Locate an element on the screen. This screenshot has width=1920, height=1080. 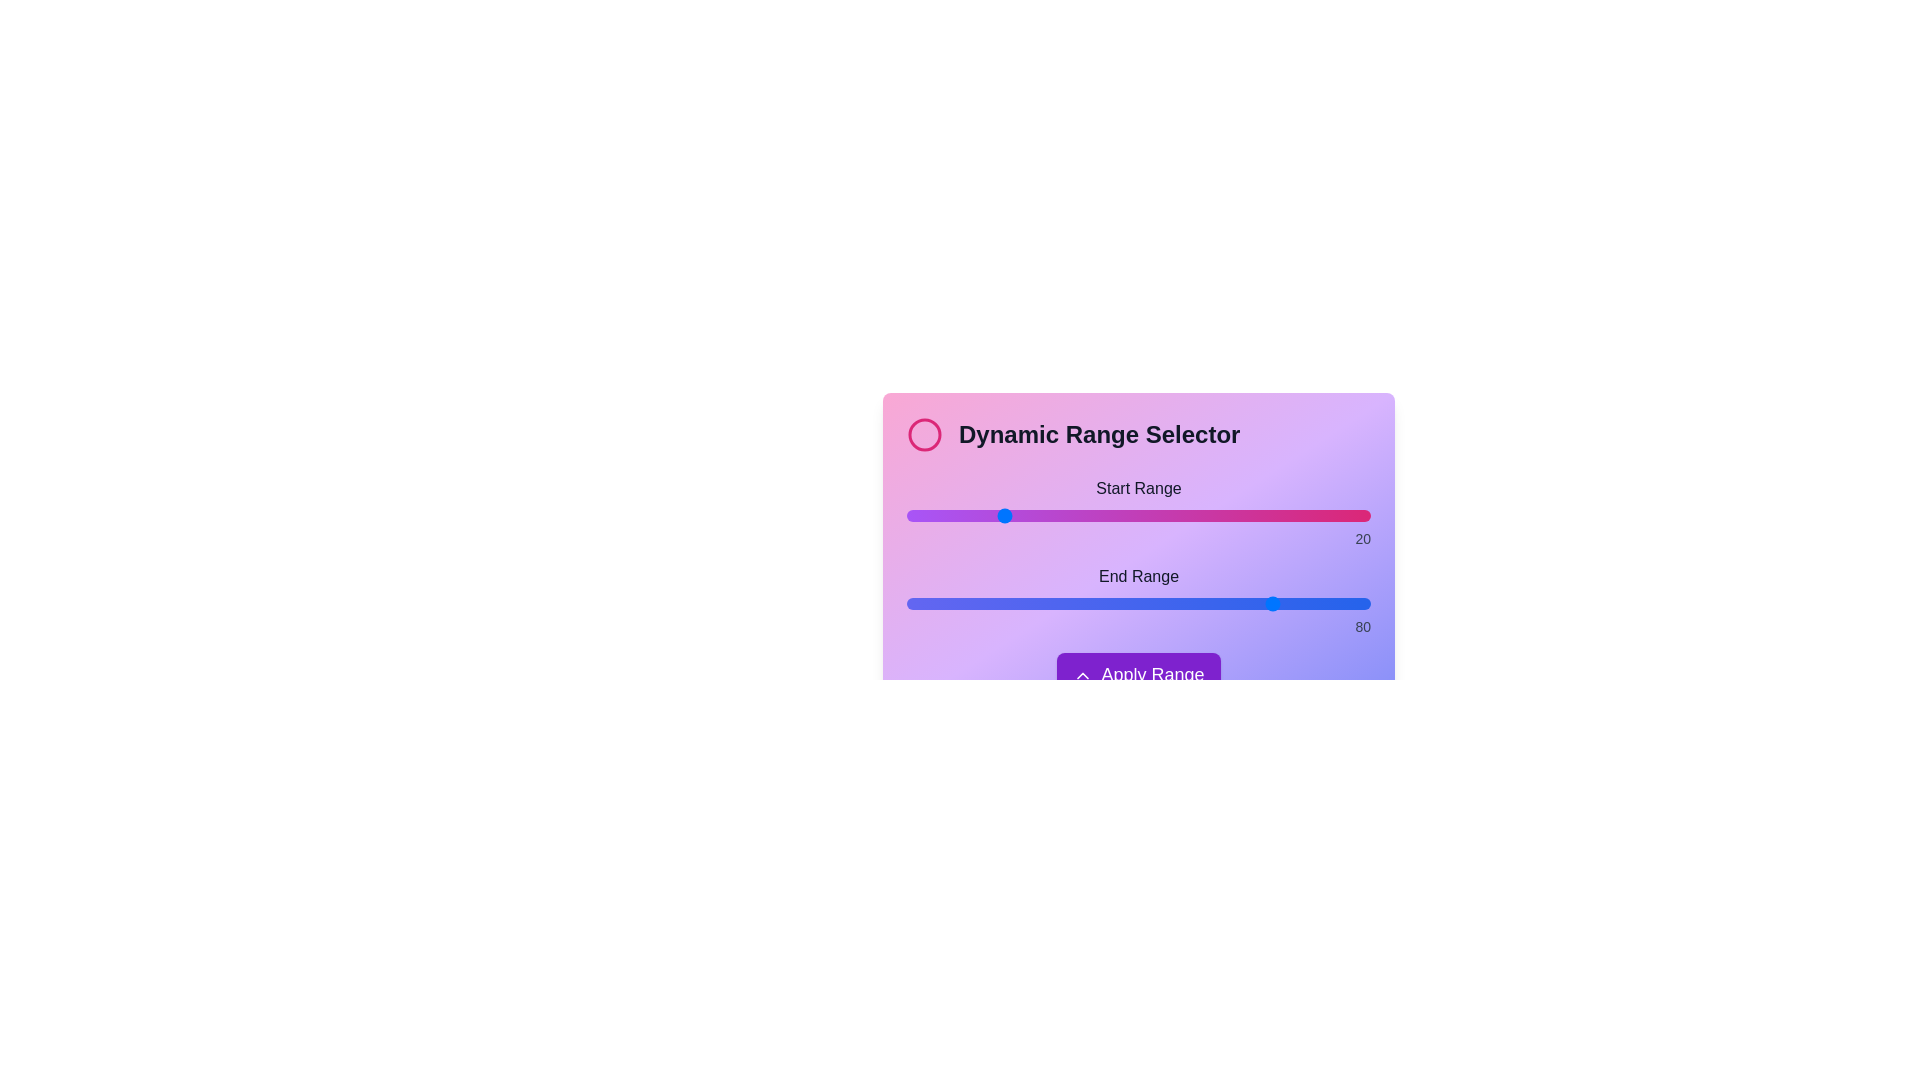
the start range slider to 61 by dragging the slider to the desired position is located at coordinates (1190, 515).